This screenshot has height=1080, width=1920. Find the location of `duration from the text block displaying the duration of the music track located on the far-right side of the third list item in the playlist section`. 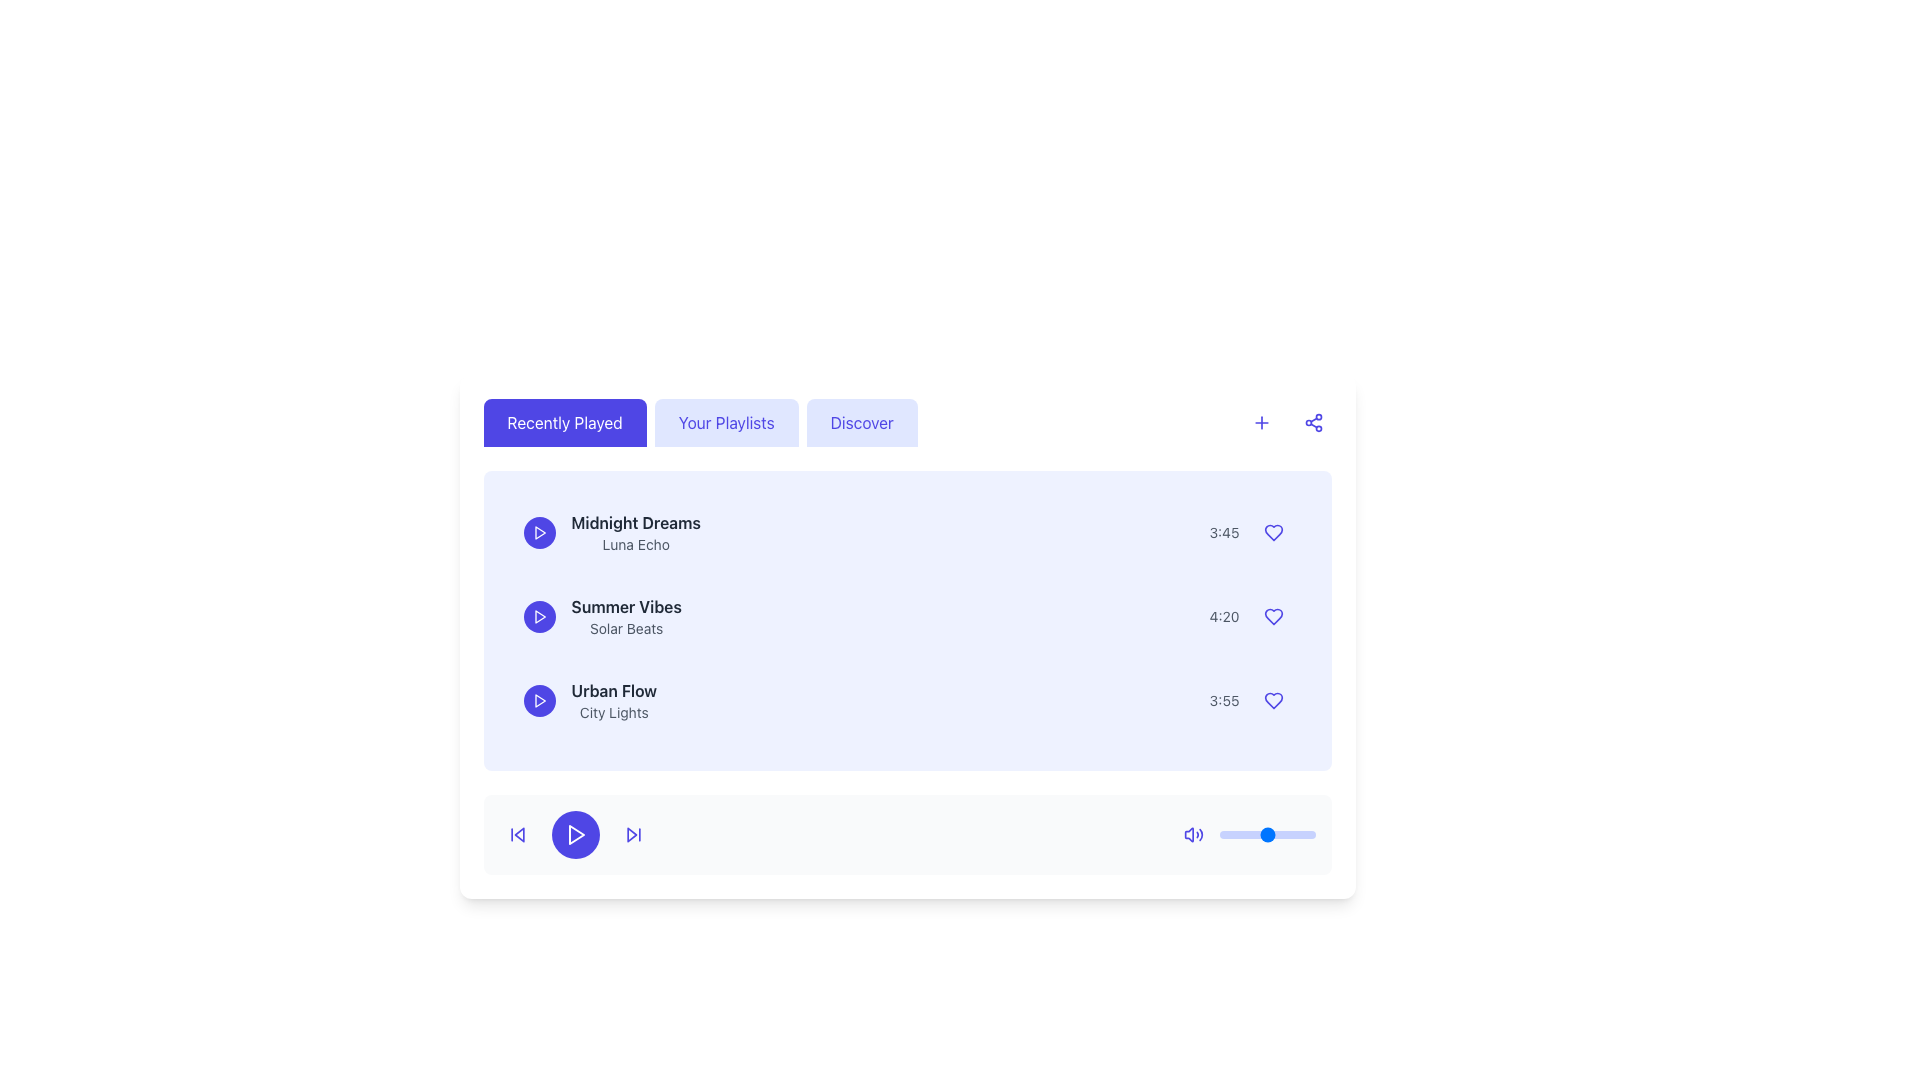

duration from the text block displaying the duration of the music track located on the far-right side of the third list item in the playlist section is located at coordinates (1223, 700).